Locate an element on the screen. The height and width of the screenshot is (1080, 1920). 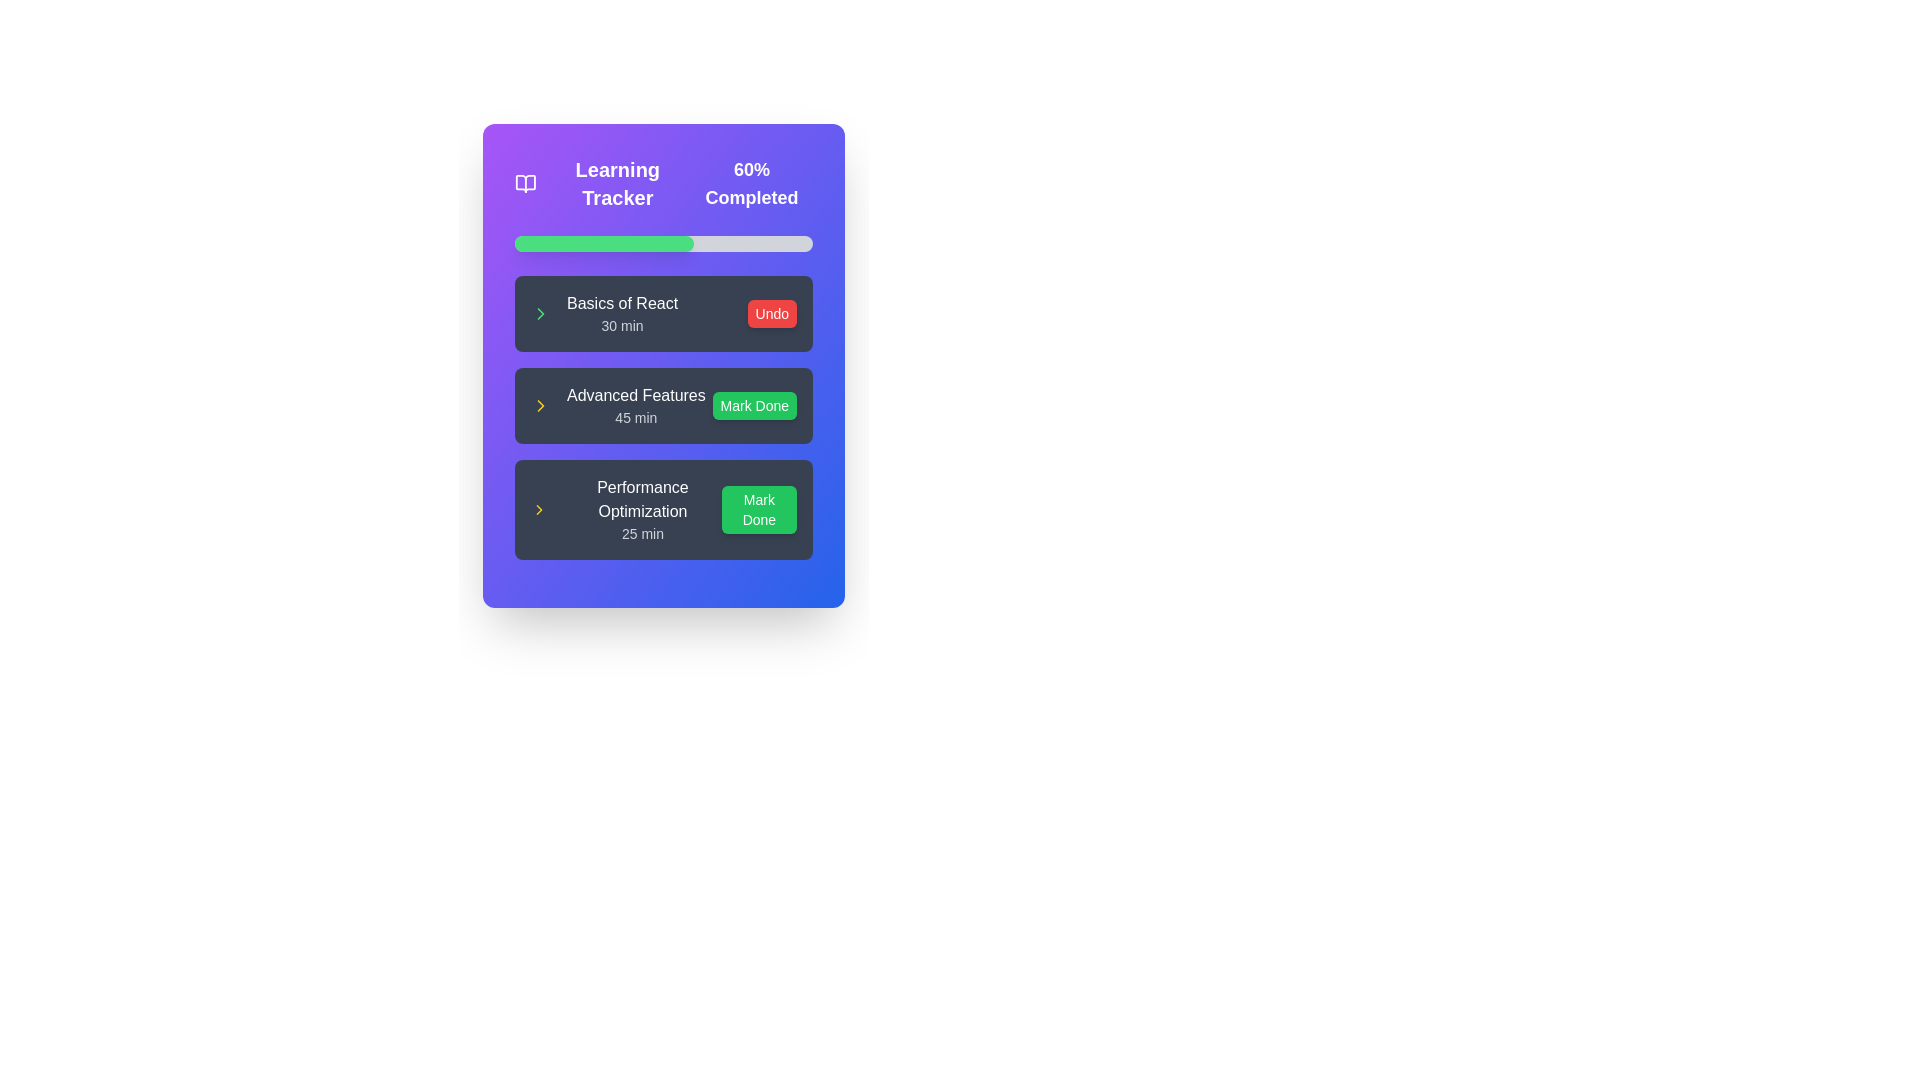
the Text Label element displaying 'Basics of React', which is bold and white against a dark background, located in the first section under 'Learning Tracker' is located at coordinates (621, 304).